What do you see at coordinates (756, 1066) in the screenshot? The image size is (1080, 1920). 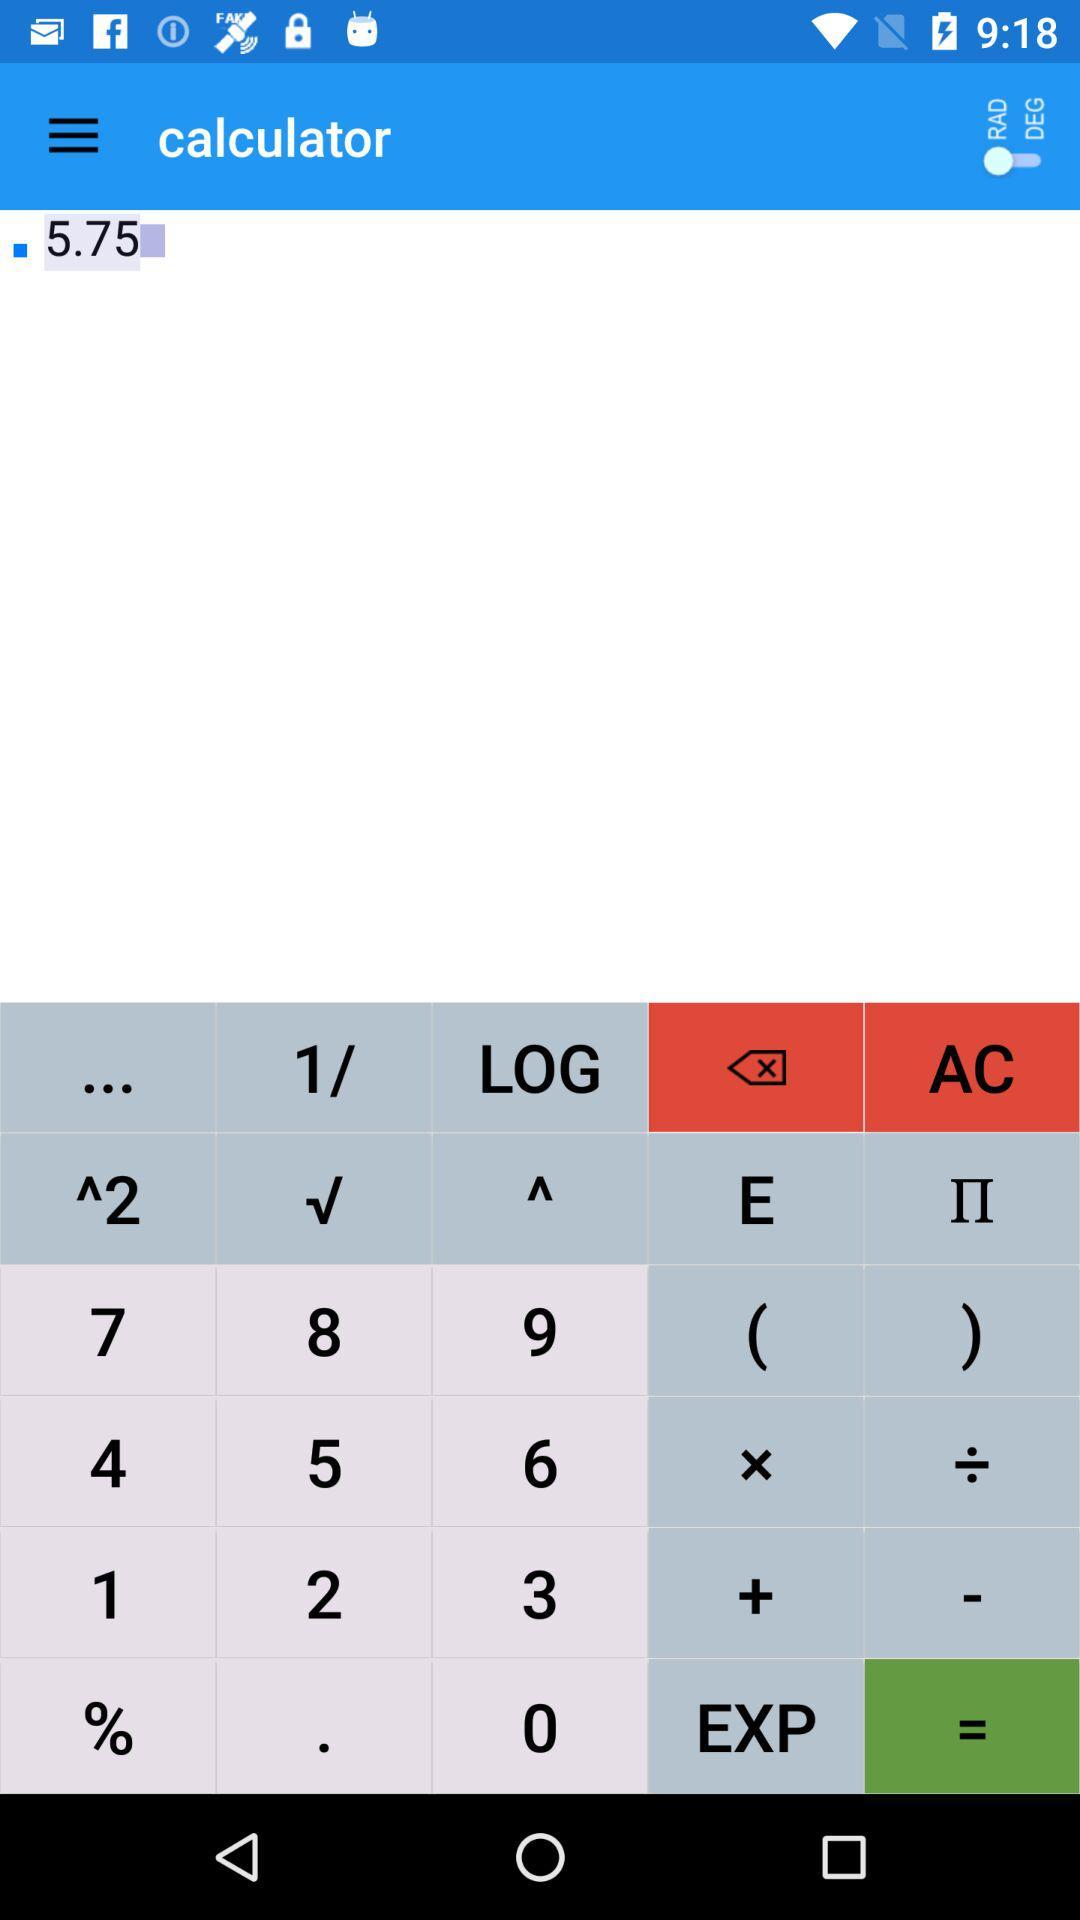 I see `icon to the left of ac item` at bounding box center [756, 1066].